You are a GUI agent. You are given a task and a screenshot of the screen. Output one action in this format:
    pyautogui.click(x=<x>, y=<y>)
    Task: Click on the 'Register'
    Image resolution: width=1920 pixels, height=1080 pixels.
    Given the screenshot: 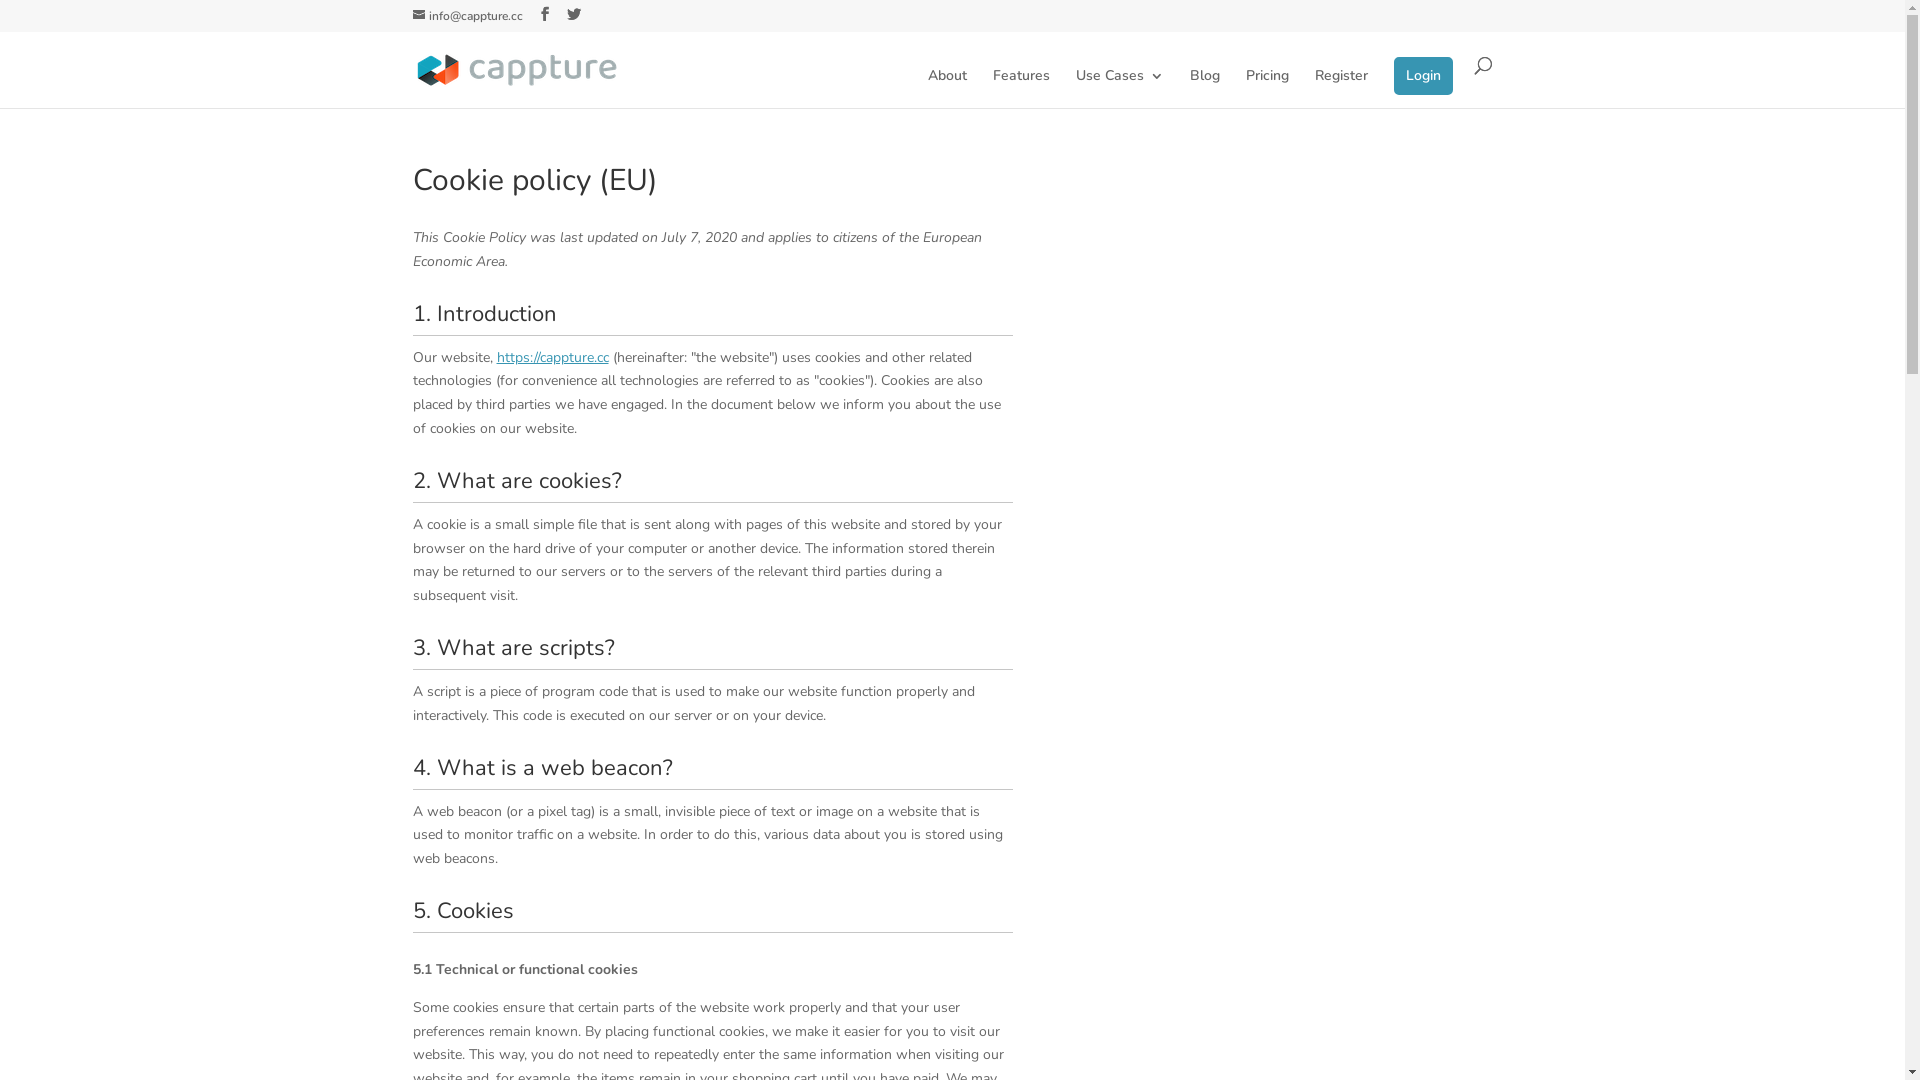 What is the action you would take?
    pyautogui.click(x=1340, y=87)
    